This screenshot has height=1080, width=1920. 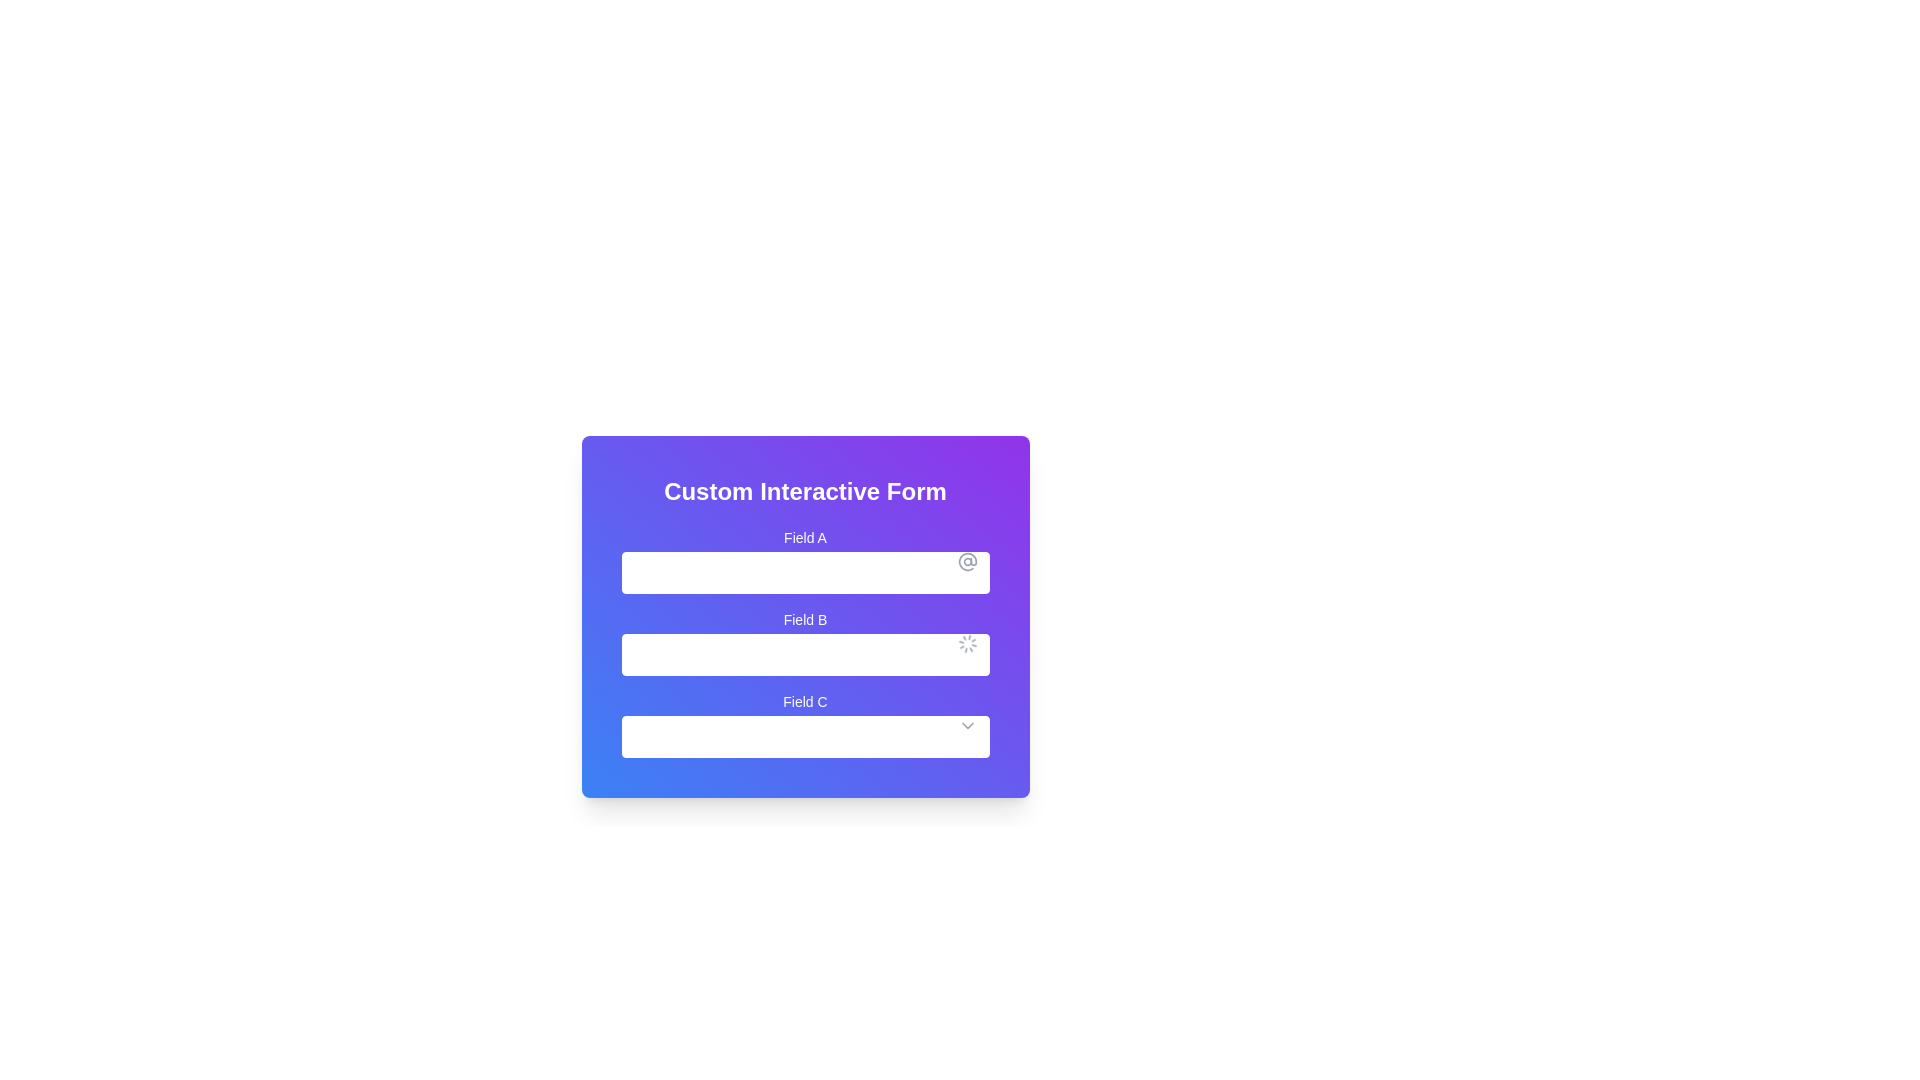 What do you see at coordinates (967, 562) in the screenshot?
I see `the '@' icon located inside the input field labeled 'Field A', positioned at the right edge and aligned vertically to the center` at bounding box center [967, 562].